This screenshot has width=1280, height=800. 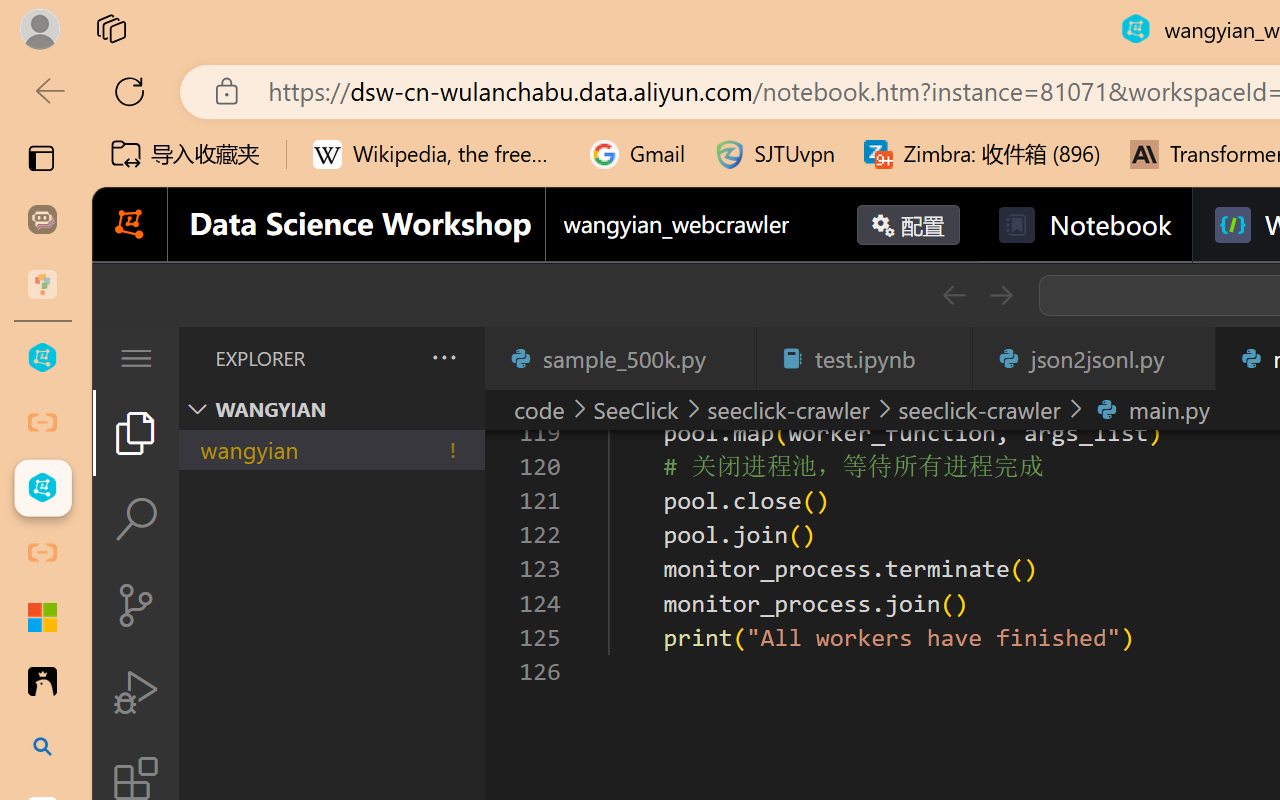 I want to click on 'sample_500k.py', so click(x=619, y=358).